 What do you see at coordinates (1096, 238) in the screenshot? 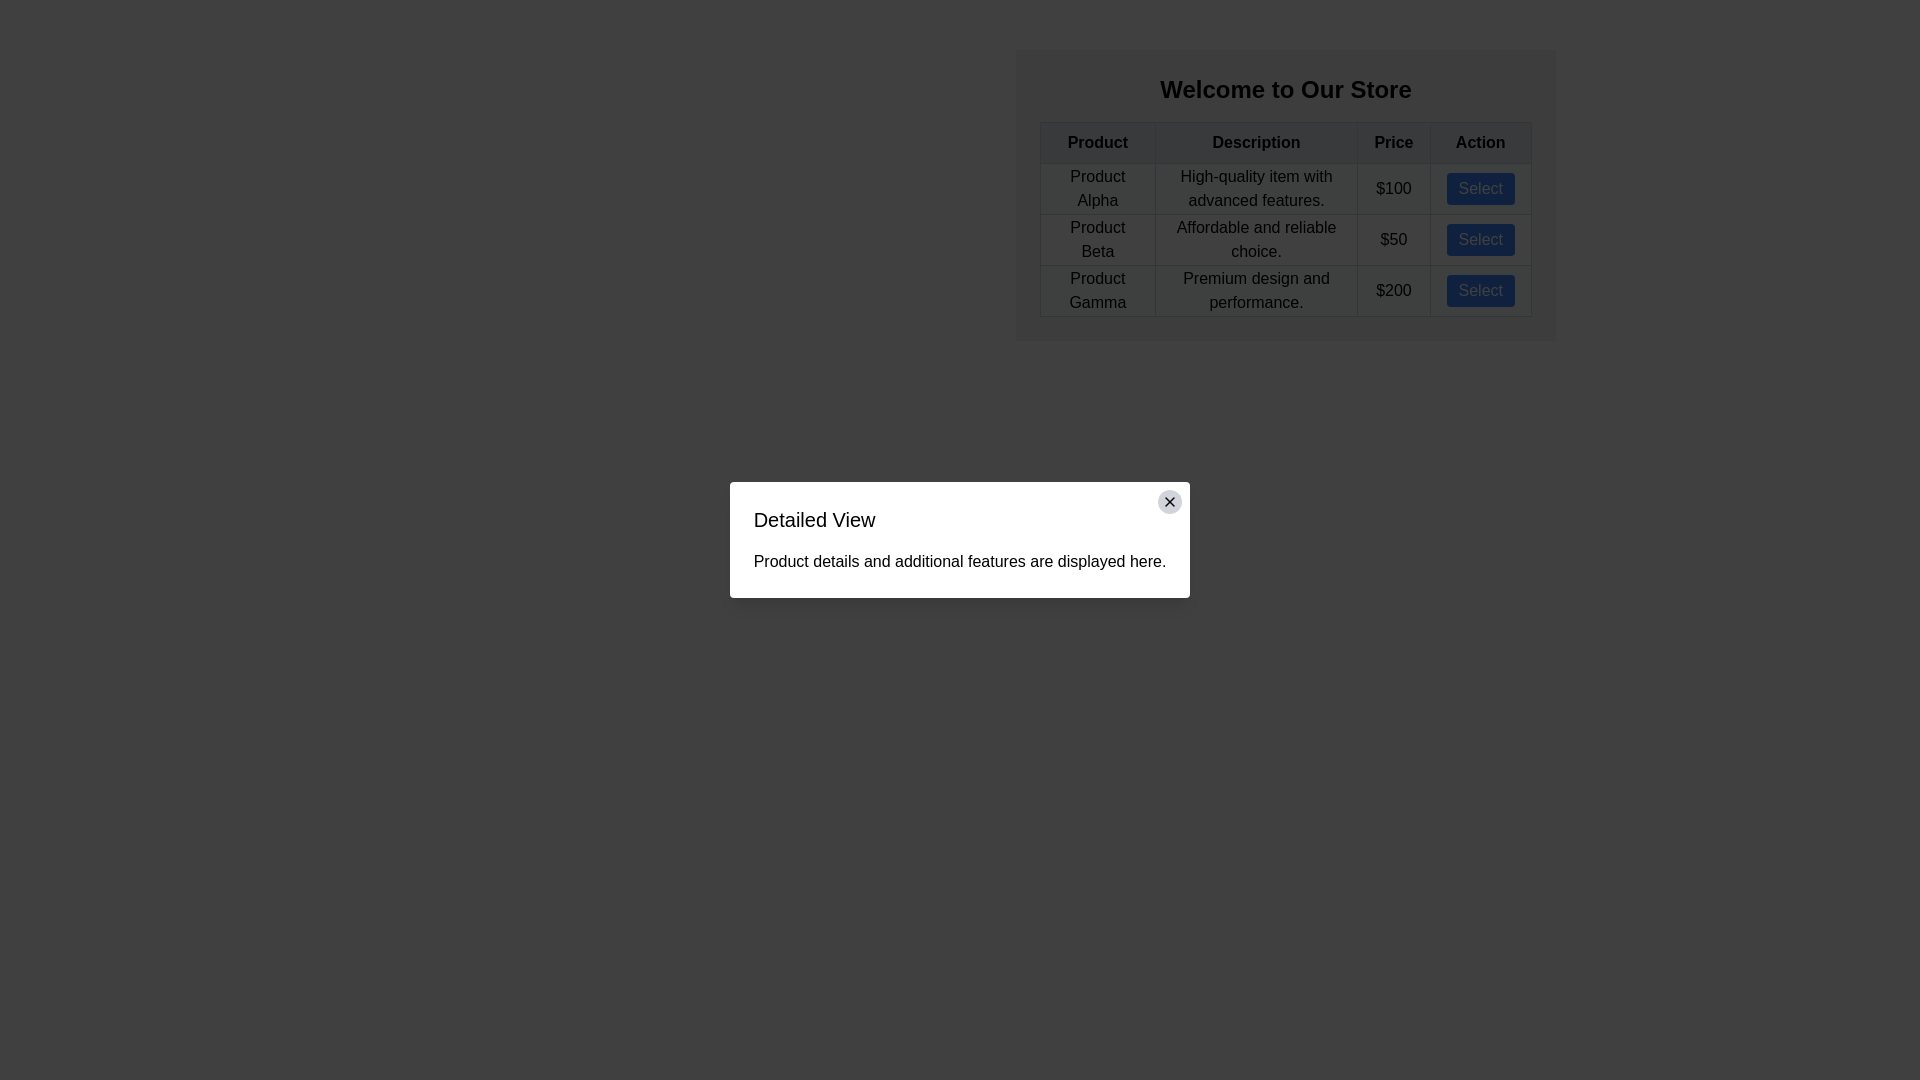
I see `text label displaying the product name 'Product Beta', located in the second row of the table under the 'Product' column` at bounding box center [1096, 238].